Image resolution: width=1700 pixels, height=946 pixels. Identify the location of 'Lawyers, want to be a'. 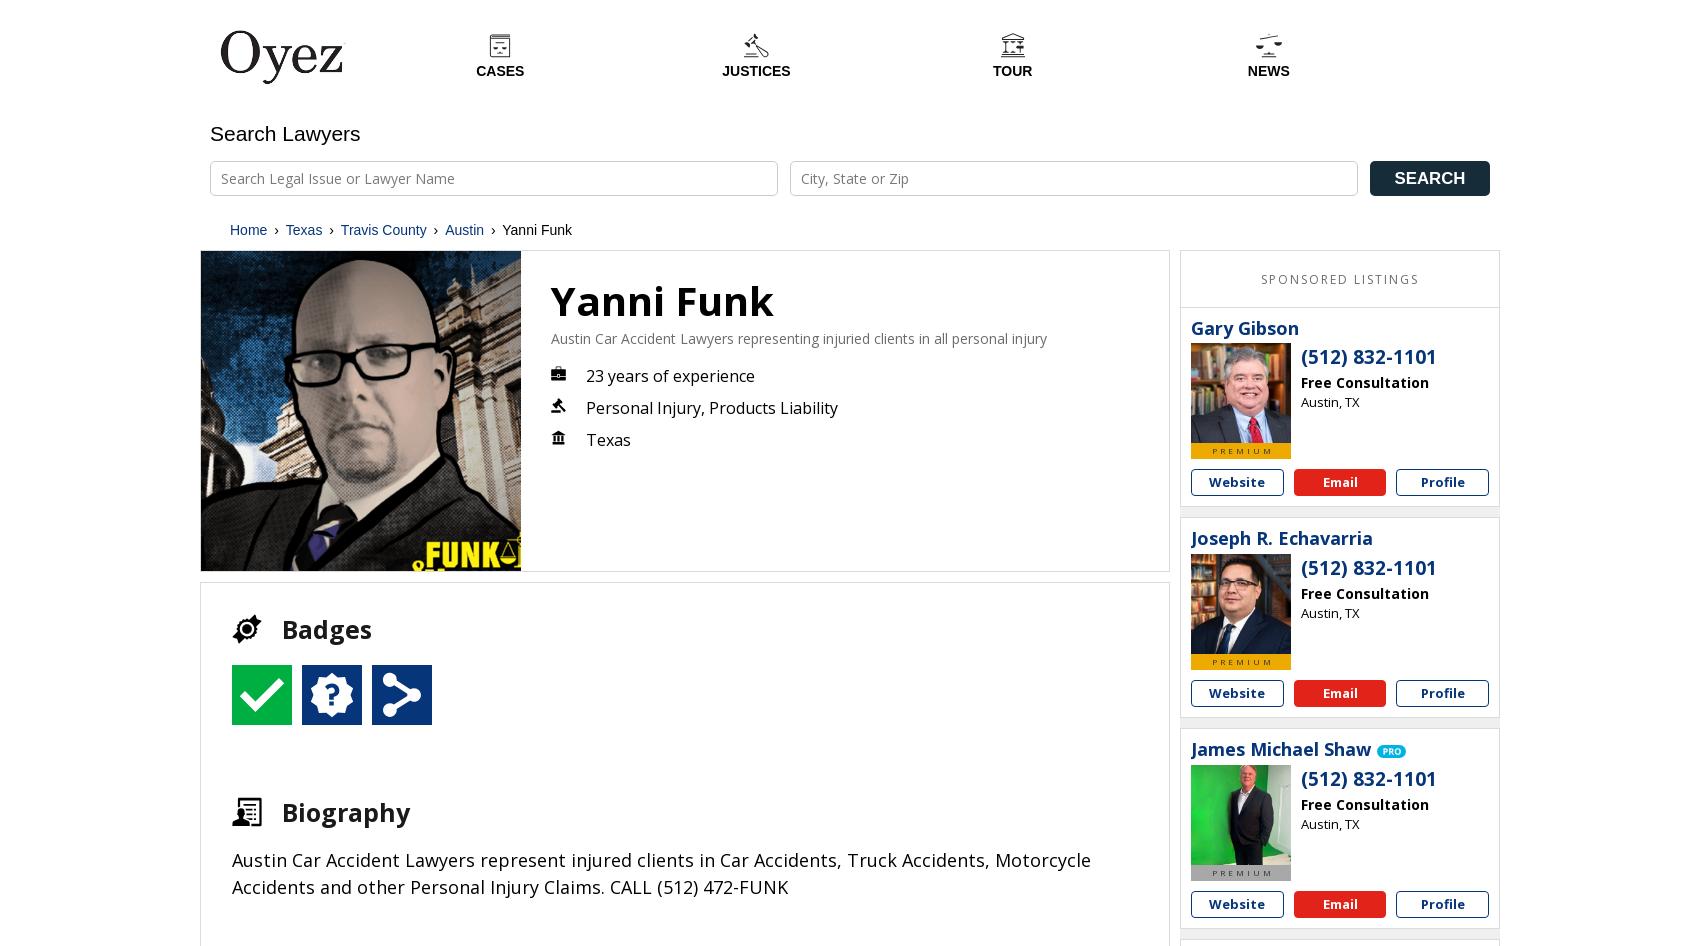
(1223, 780).